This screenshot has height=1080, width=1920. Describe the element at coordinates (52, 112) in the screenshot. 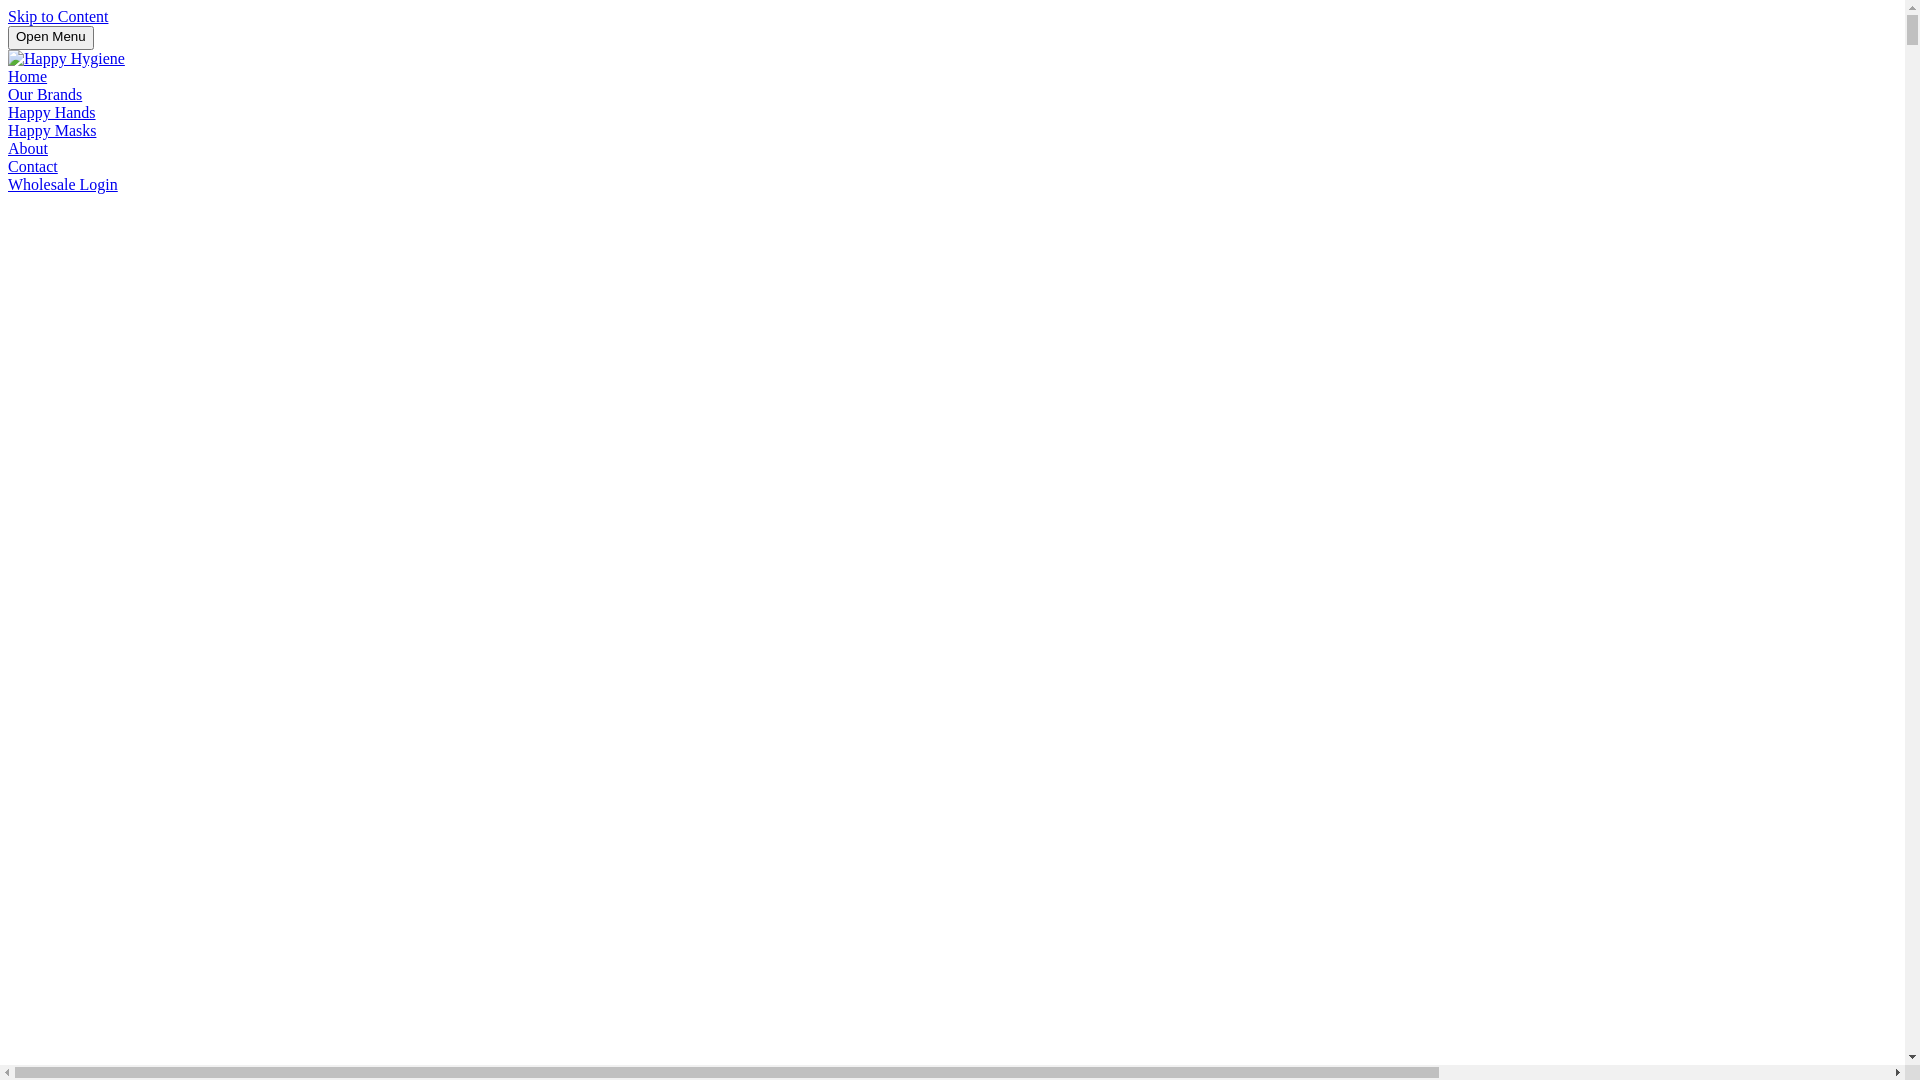

I see `'Happy Hands'` at that location.